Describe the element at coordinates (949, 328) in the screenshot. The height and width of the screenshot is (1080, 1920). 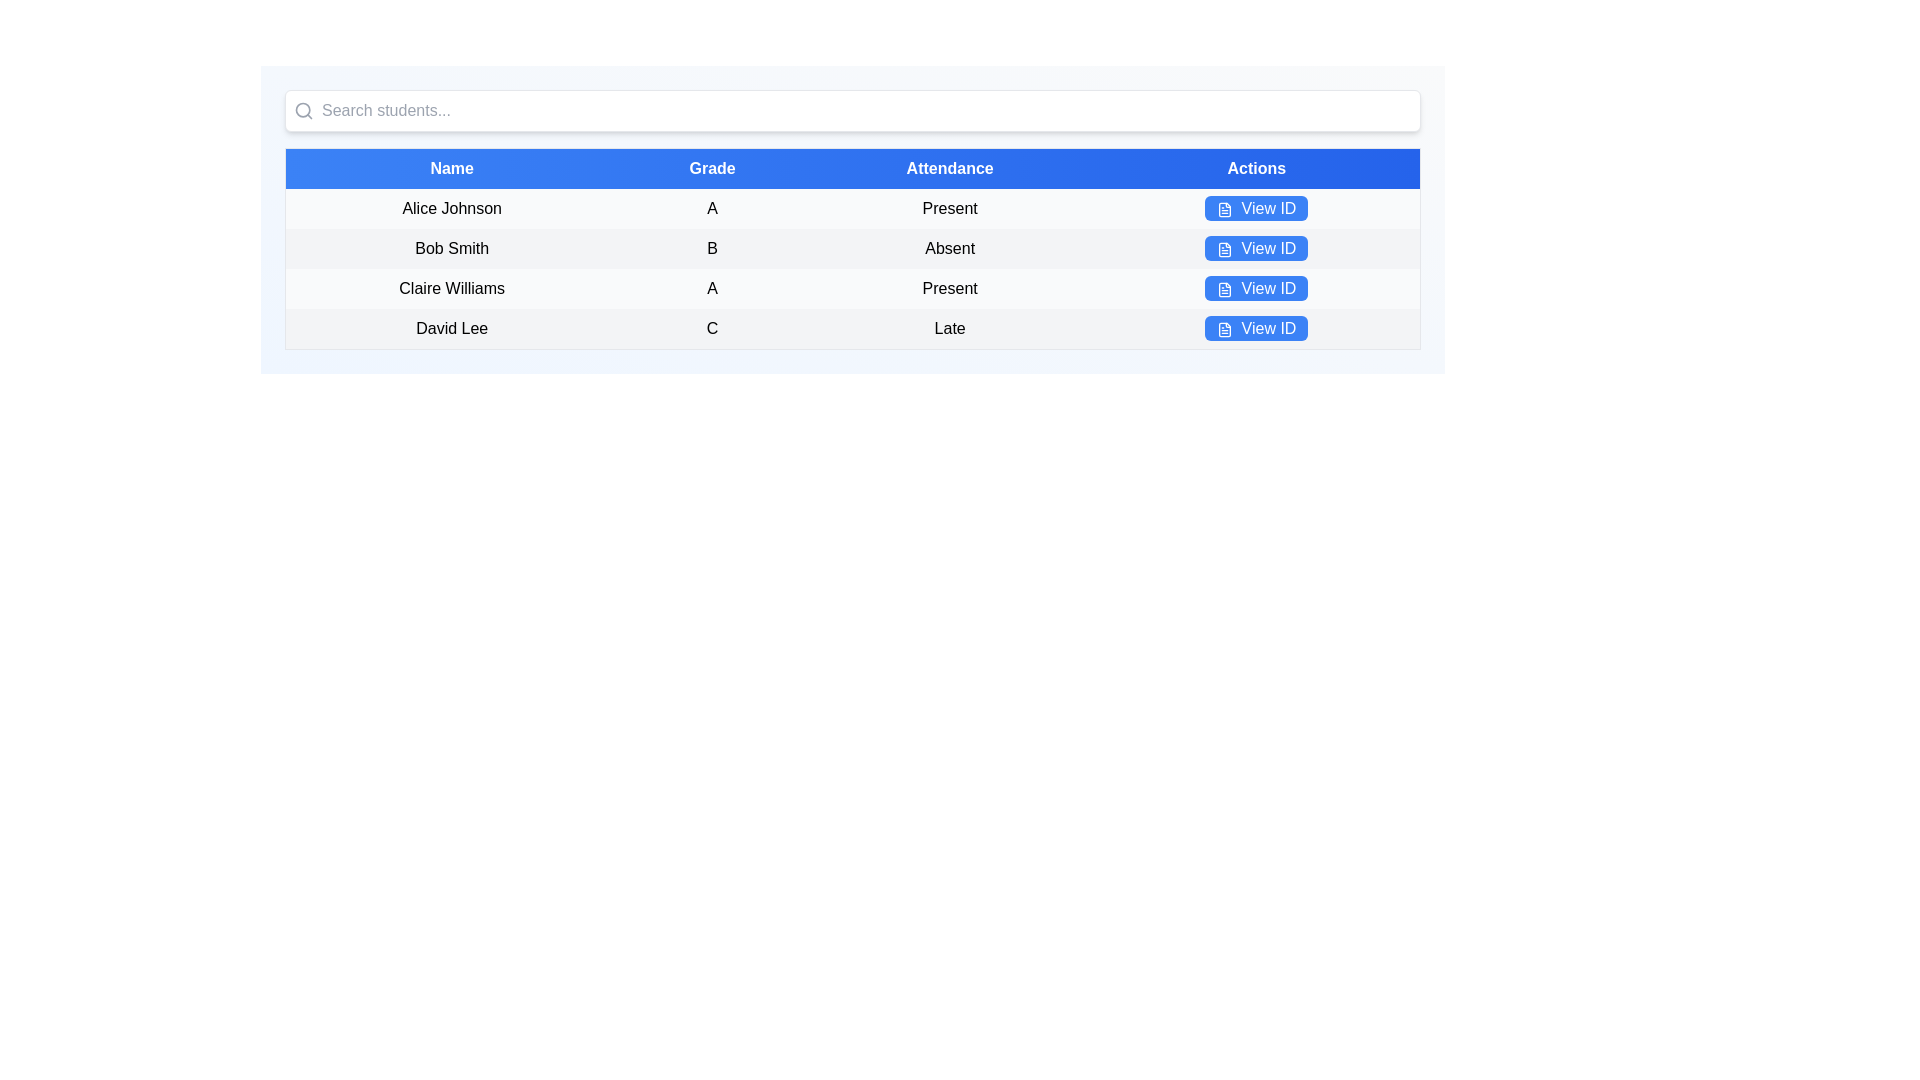
I see `the static text 'Late' in the third column of the last row, which corresponds to 'David Lee' under the 'Attendance' header` at that location.